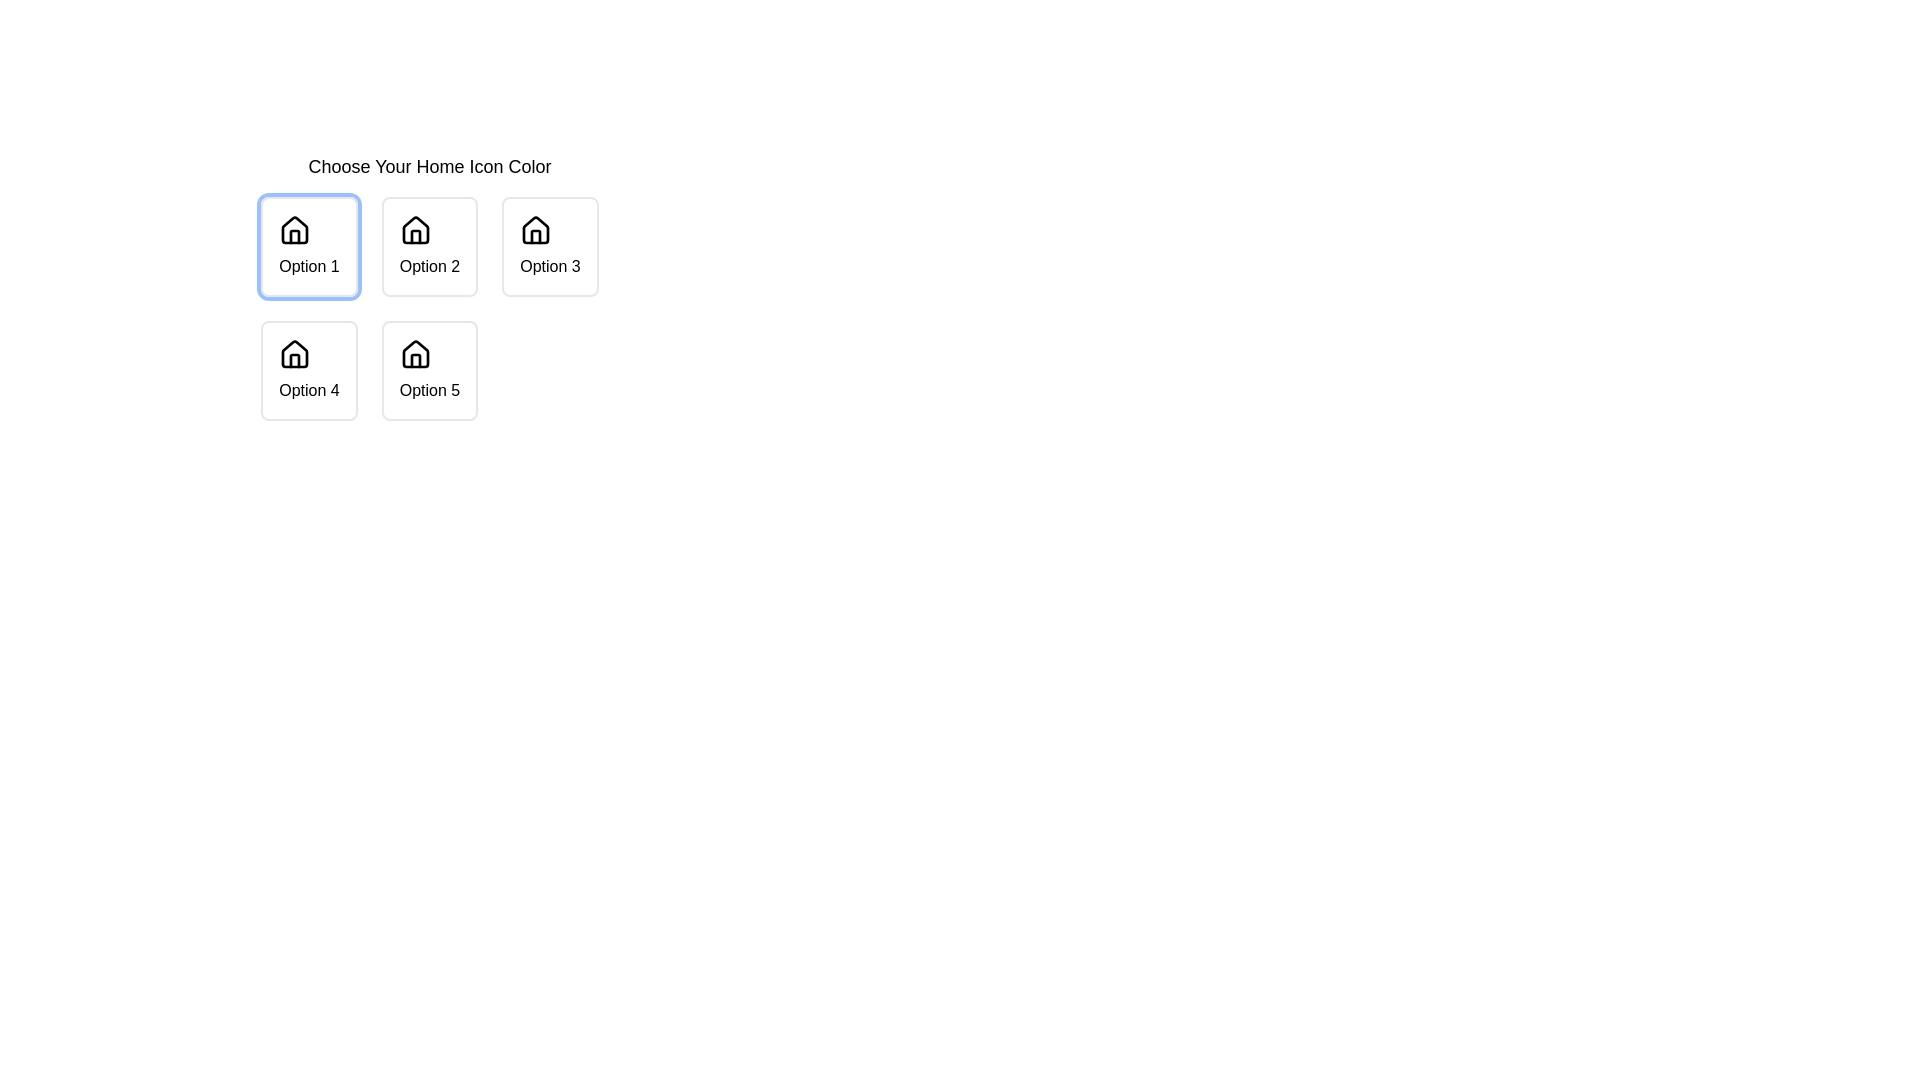 This screenshot has height=1080, width=1920. What do you see at coordinates (308, 370) in the screenshot?
I see `the Selectable button, which is the first column in the second row of a grid layout containing options labeled from 'Option 1' to 'Option 5'` at bounding box center [308, 370].